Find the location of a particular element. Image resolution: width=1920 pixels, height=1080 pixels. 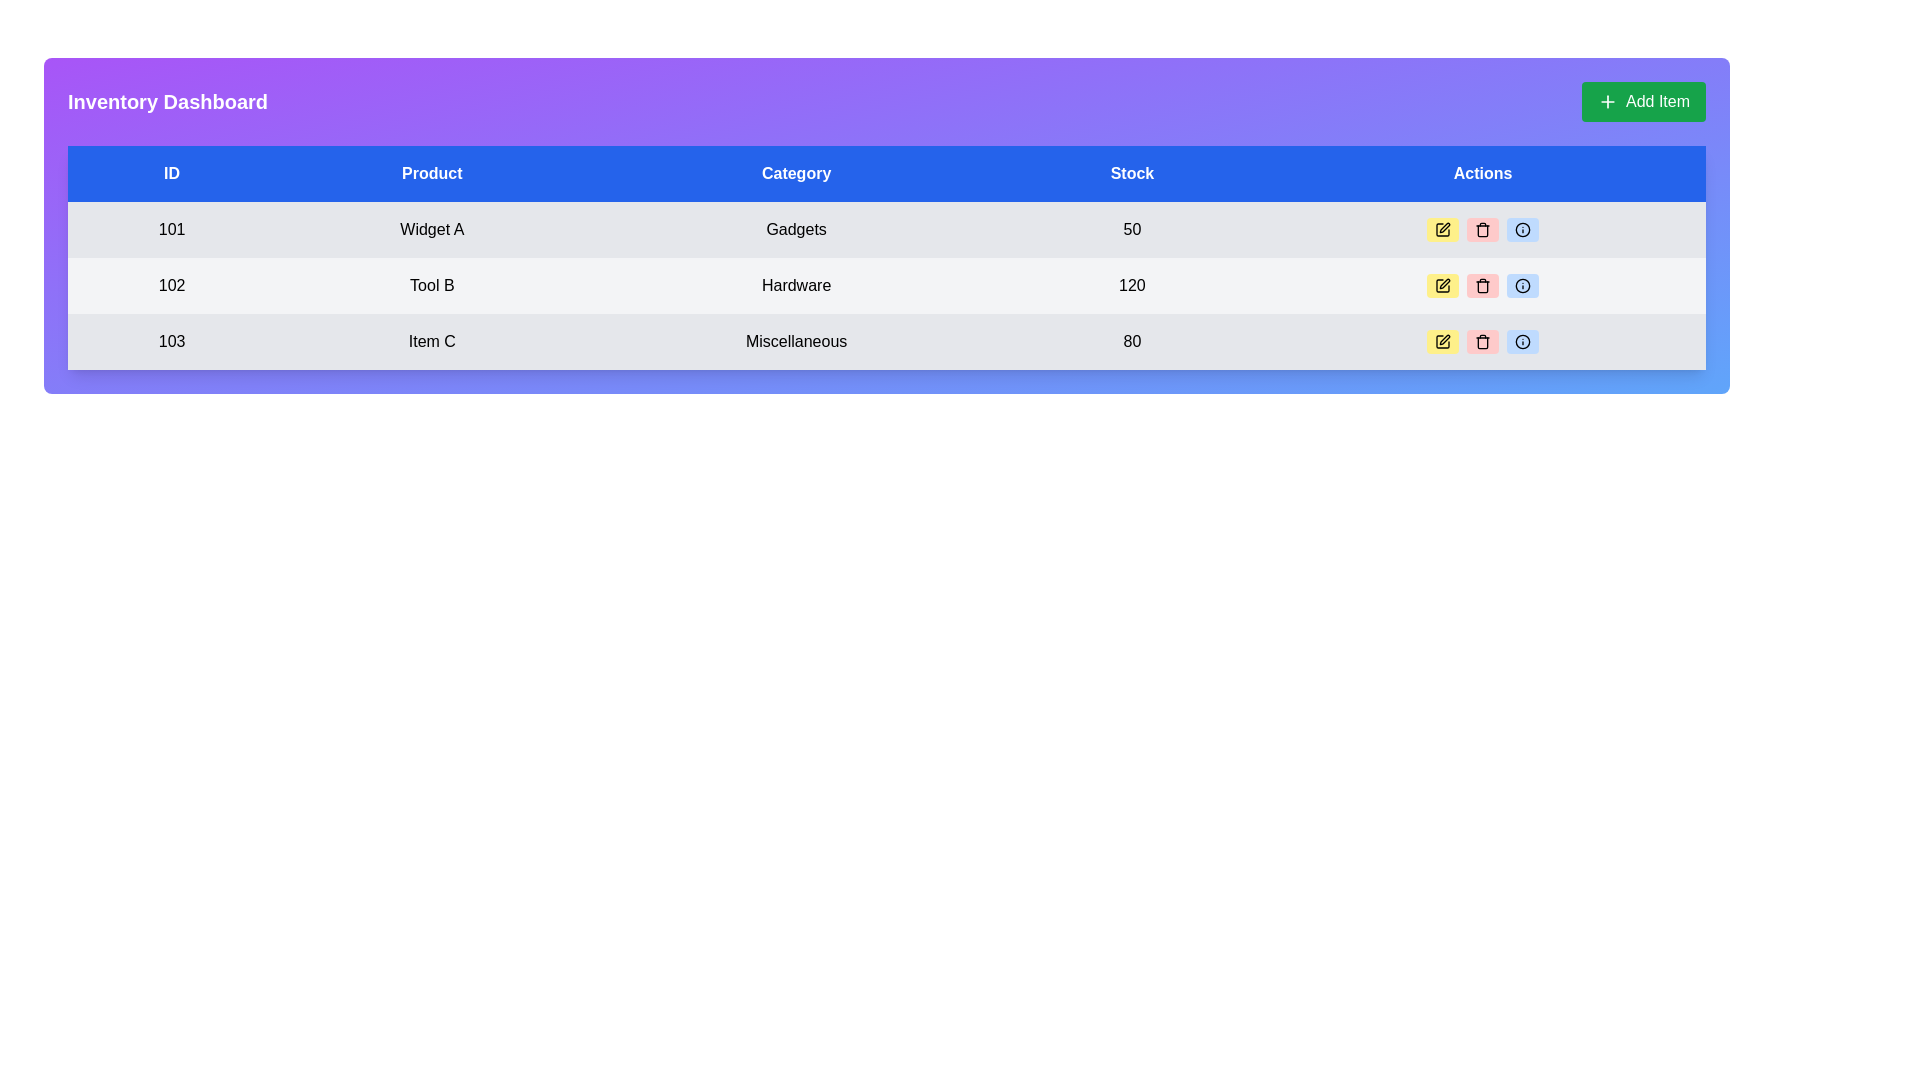

the light blue circular part of the information icon located on the rightmost side of the 'Actions' column in the last row of the table is located at coordinates (1521, 229).